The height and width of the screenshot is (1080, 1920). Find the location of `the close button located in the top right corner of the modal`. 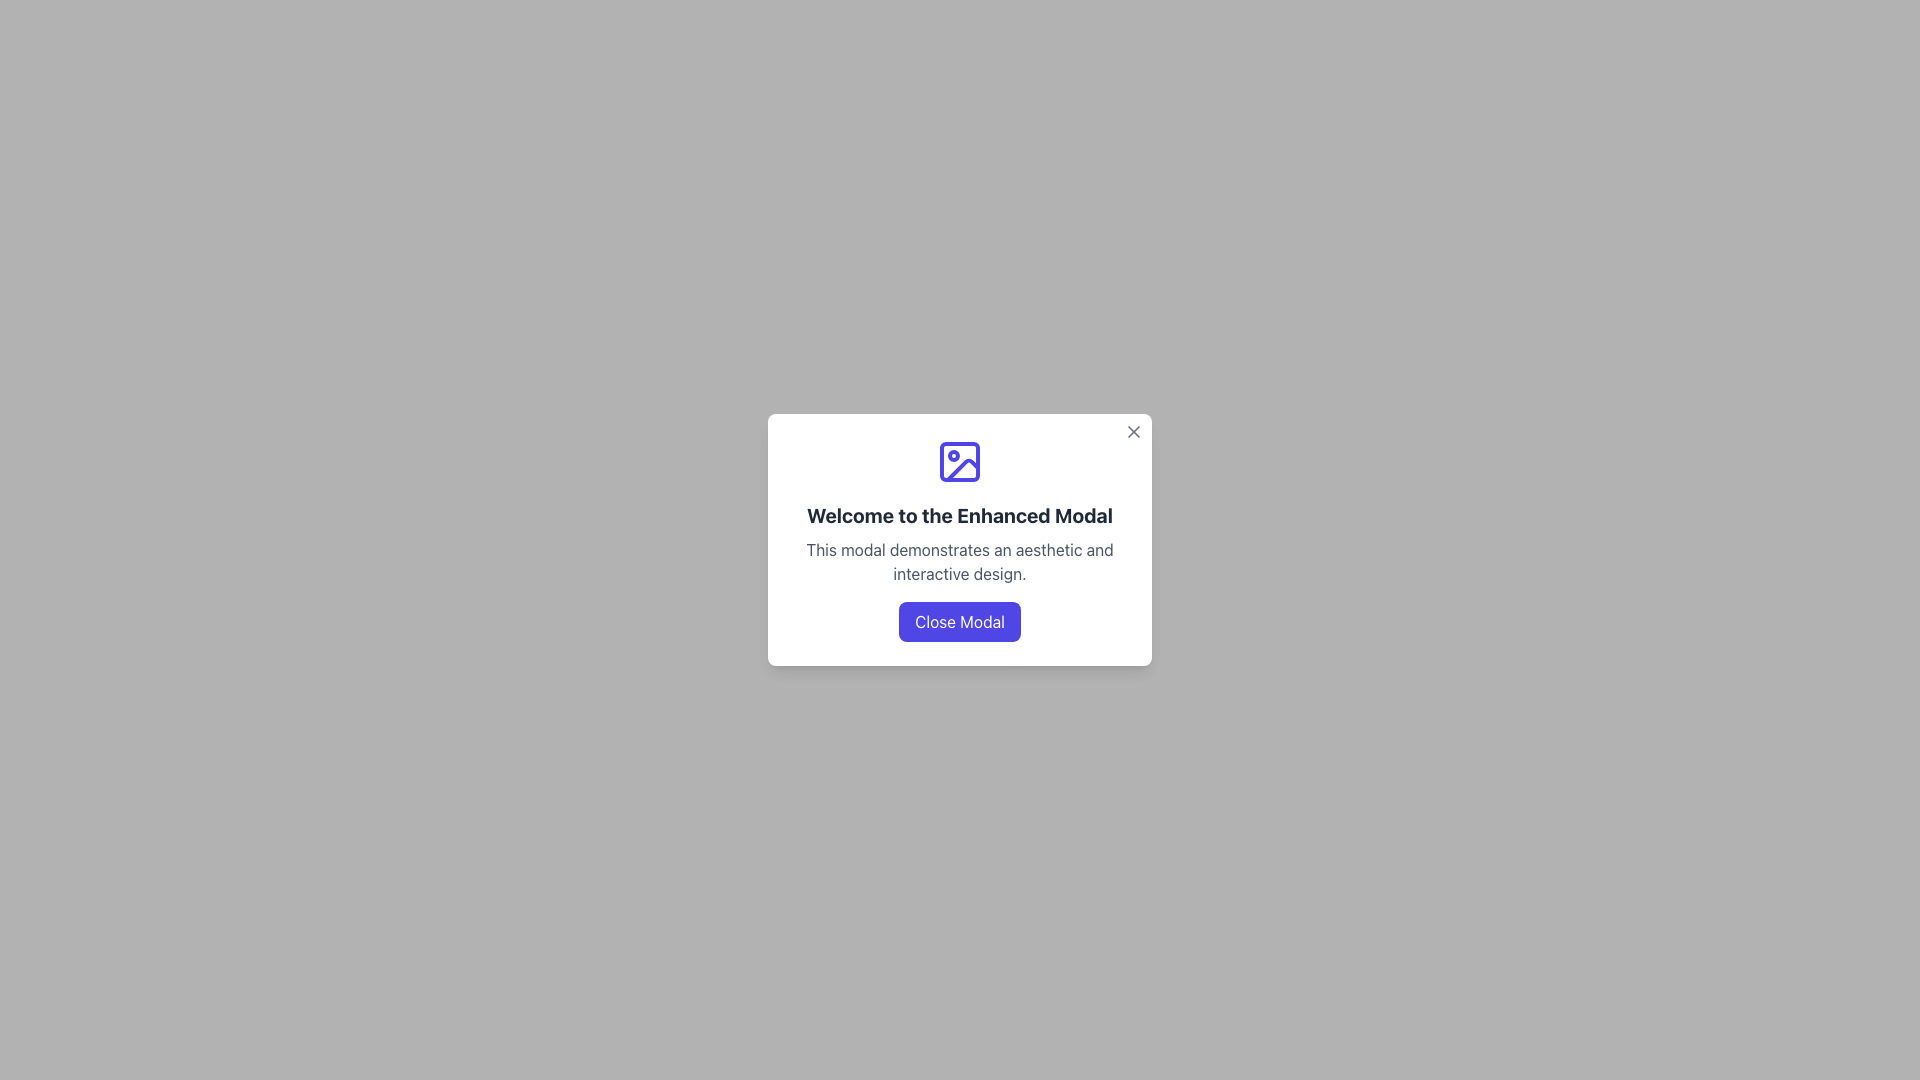

the close button located in the top right corner of the modal is located at coordinates (1133, 431).